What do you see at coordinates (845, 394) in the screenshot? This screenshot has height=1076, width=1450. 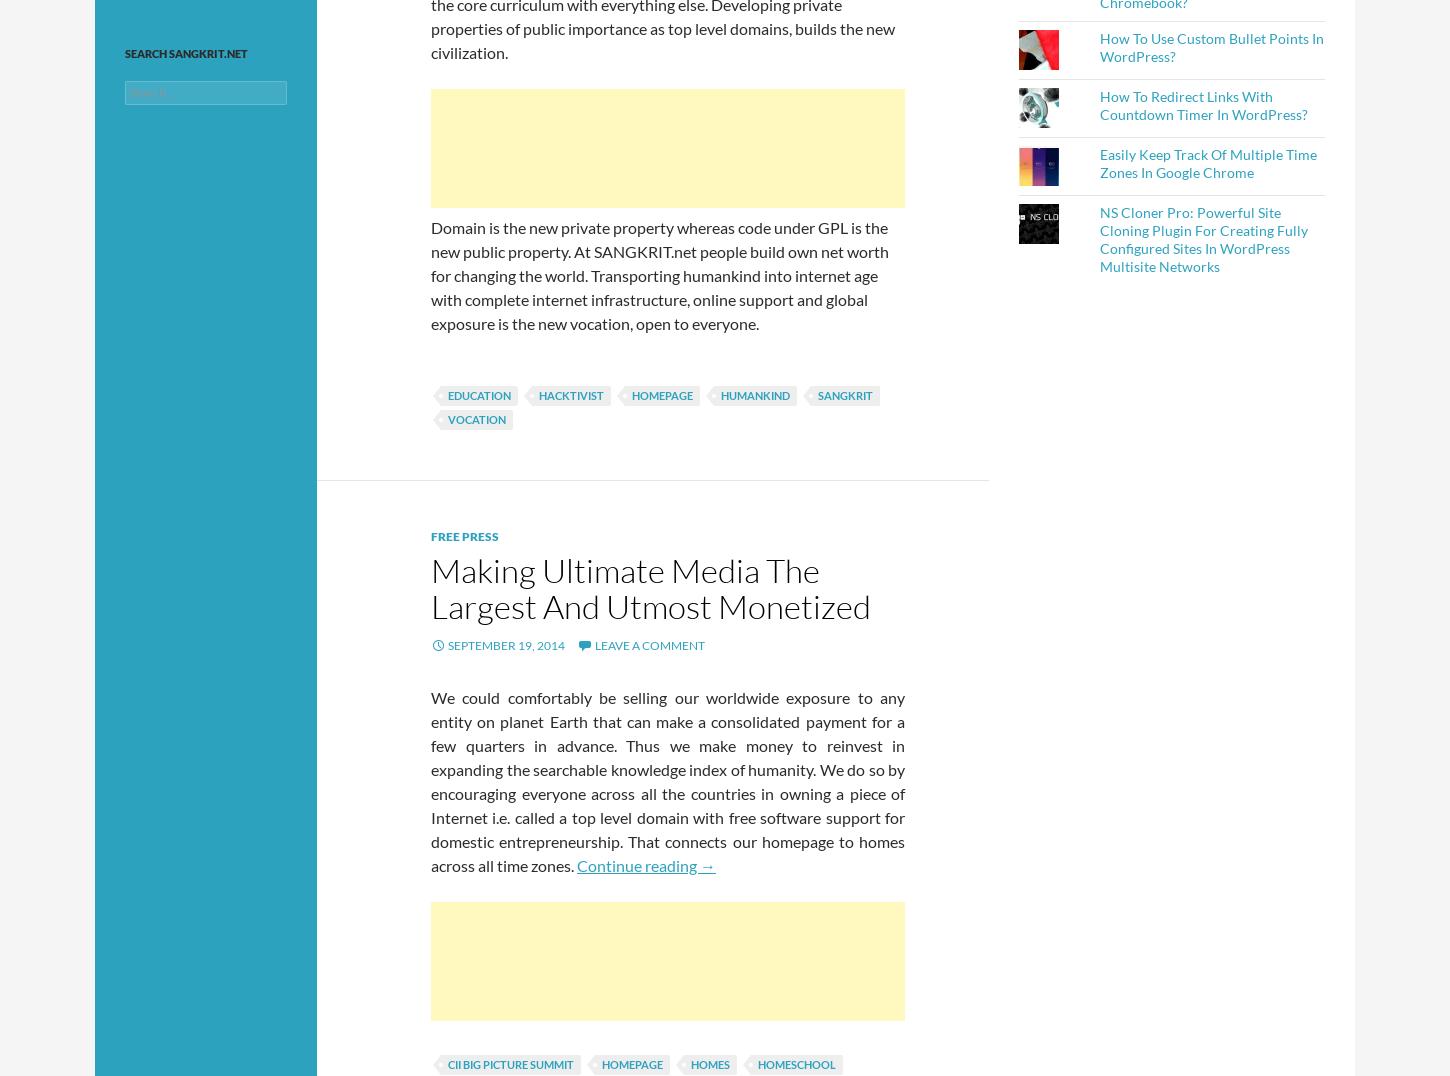 I see `'Sangkrit'` at bounding box center [845, 394].